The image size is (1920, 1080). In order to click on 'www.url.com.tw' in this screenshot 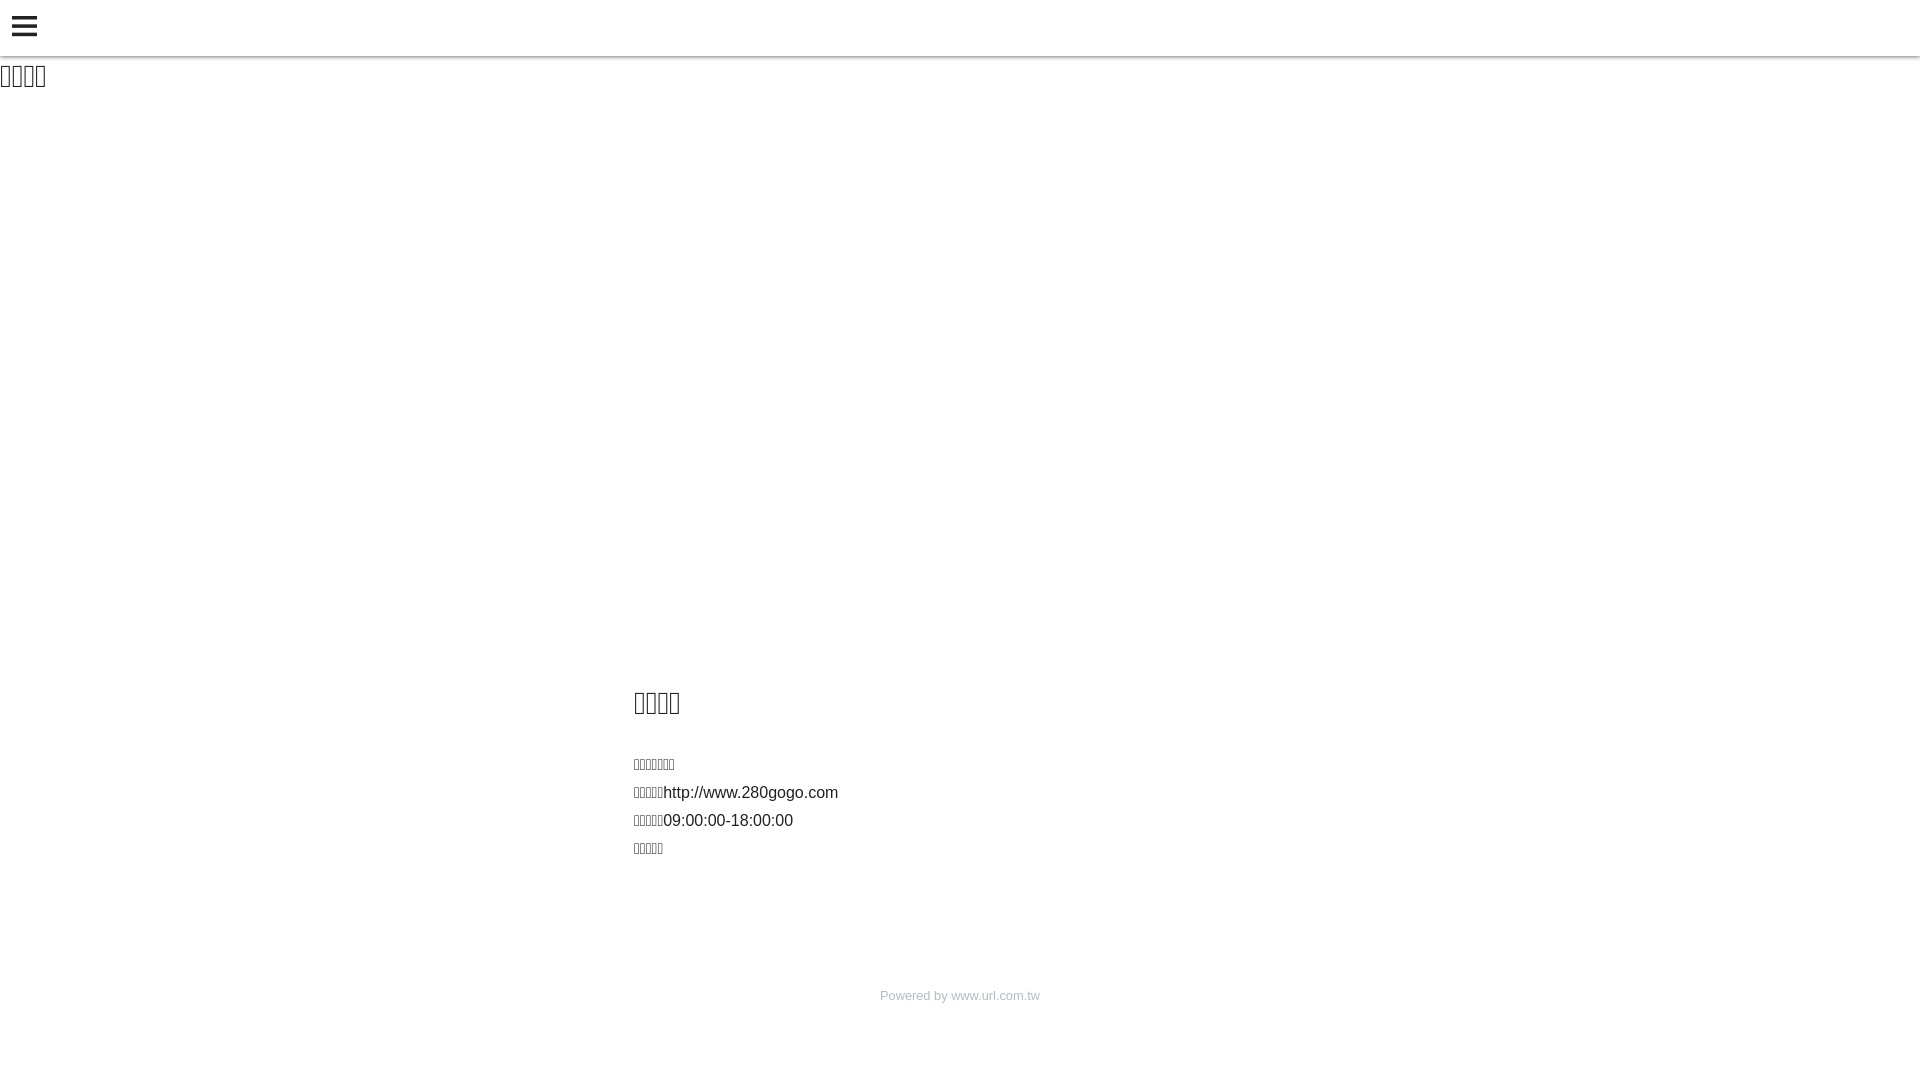, I will do `click(995, 995)`.